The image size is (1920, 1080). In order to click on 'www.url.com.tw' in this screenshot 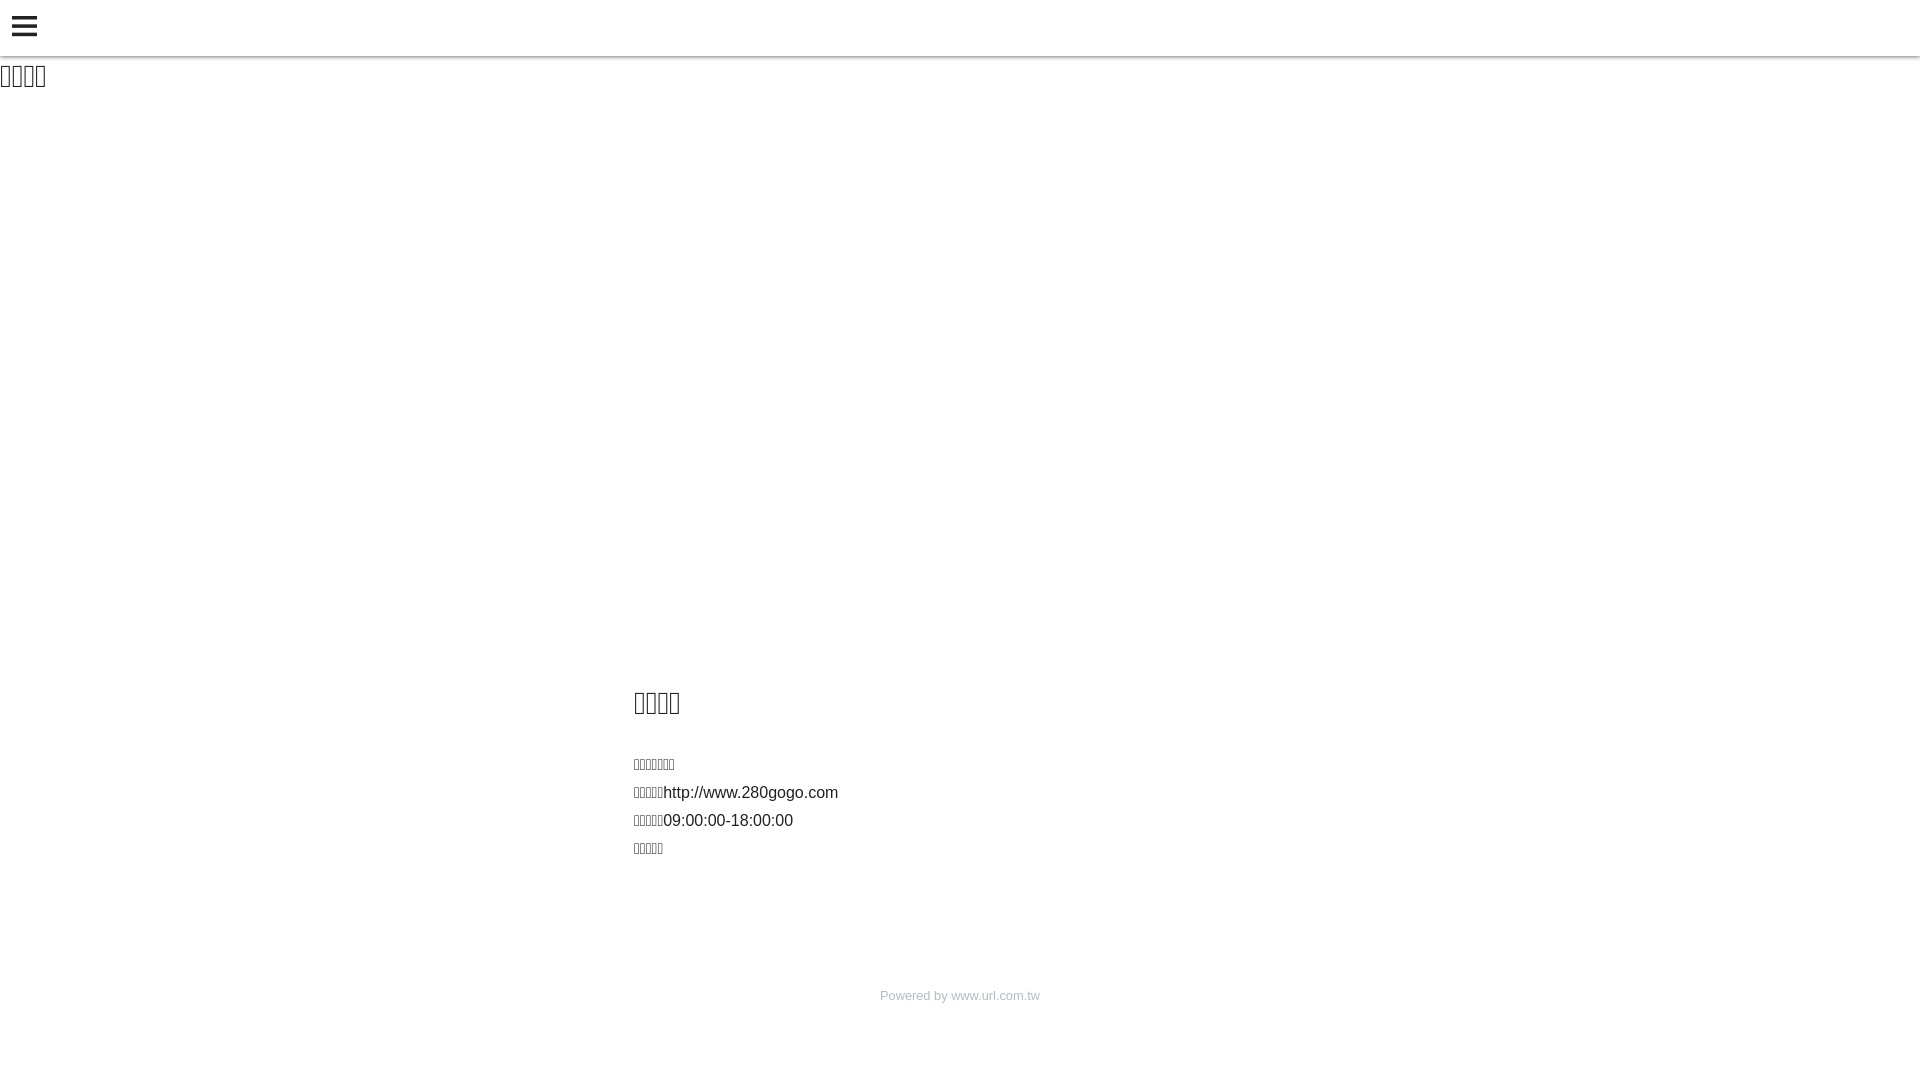, I will do `click(995, 995)`.